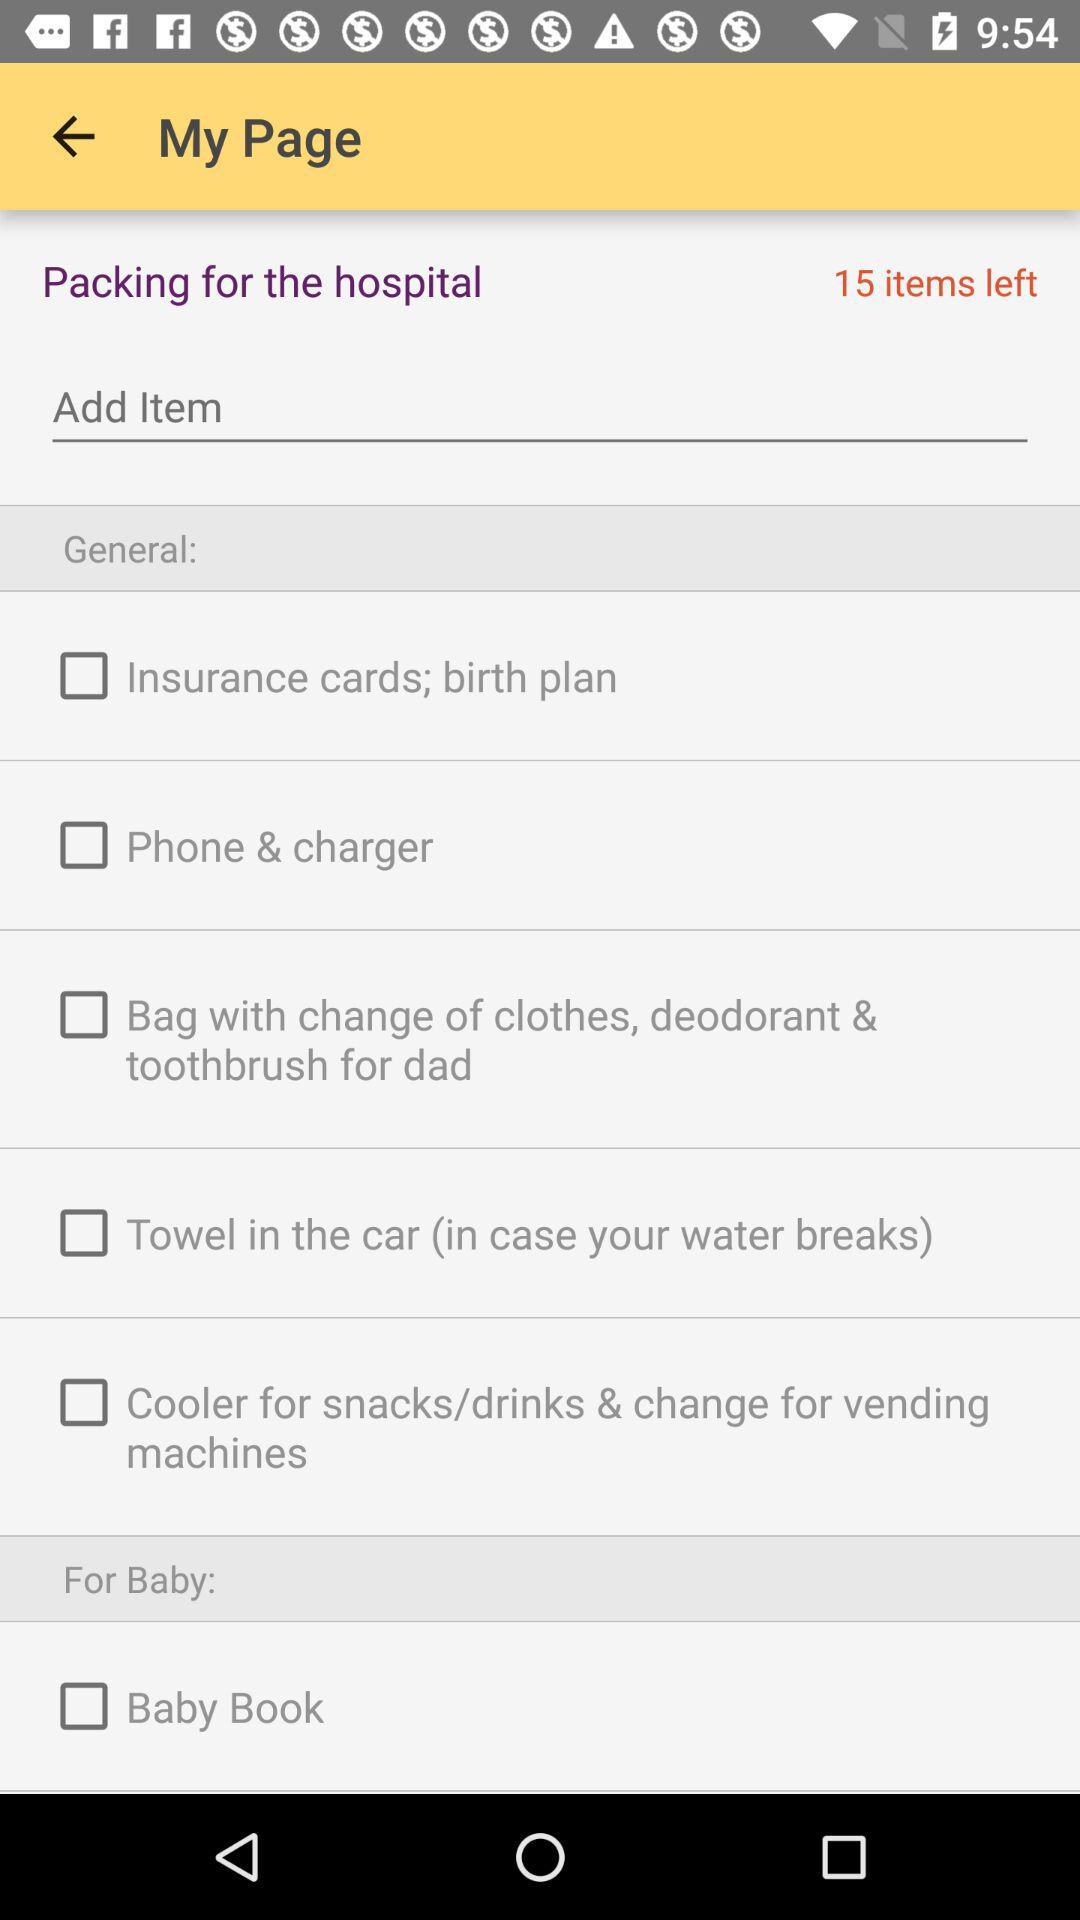  Describe the element at coordinates (540, 405) in the screenshot. I see `icon below the packing for the icon` at that location.